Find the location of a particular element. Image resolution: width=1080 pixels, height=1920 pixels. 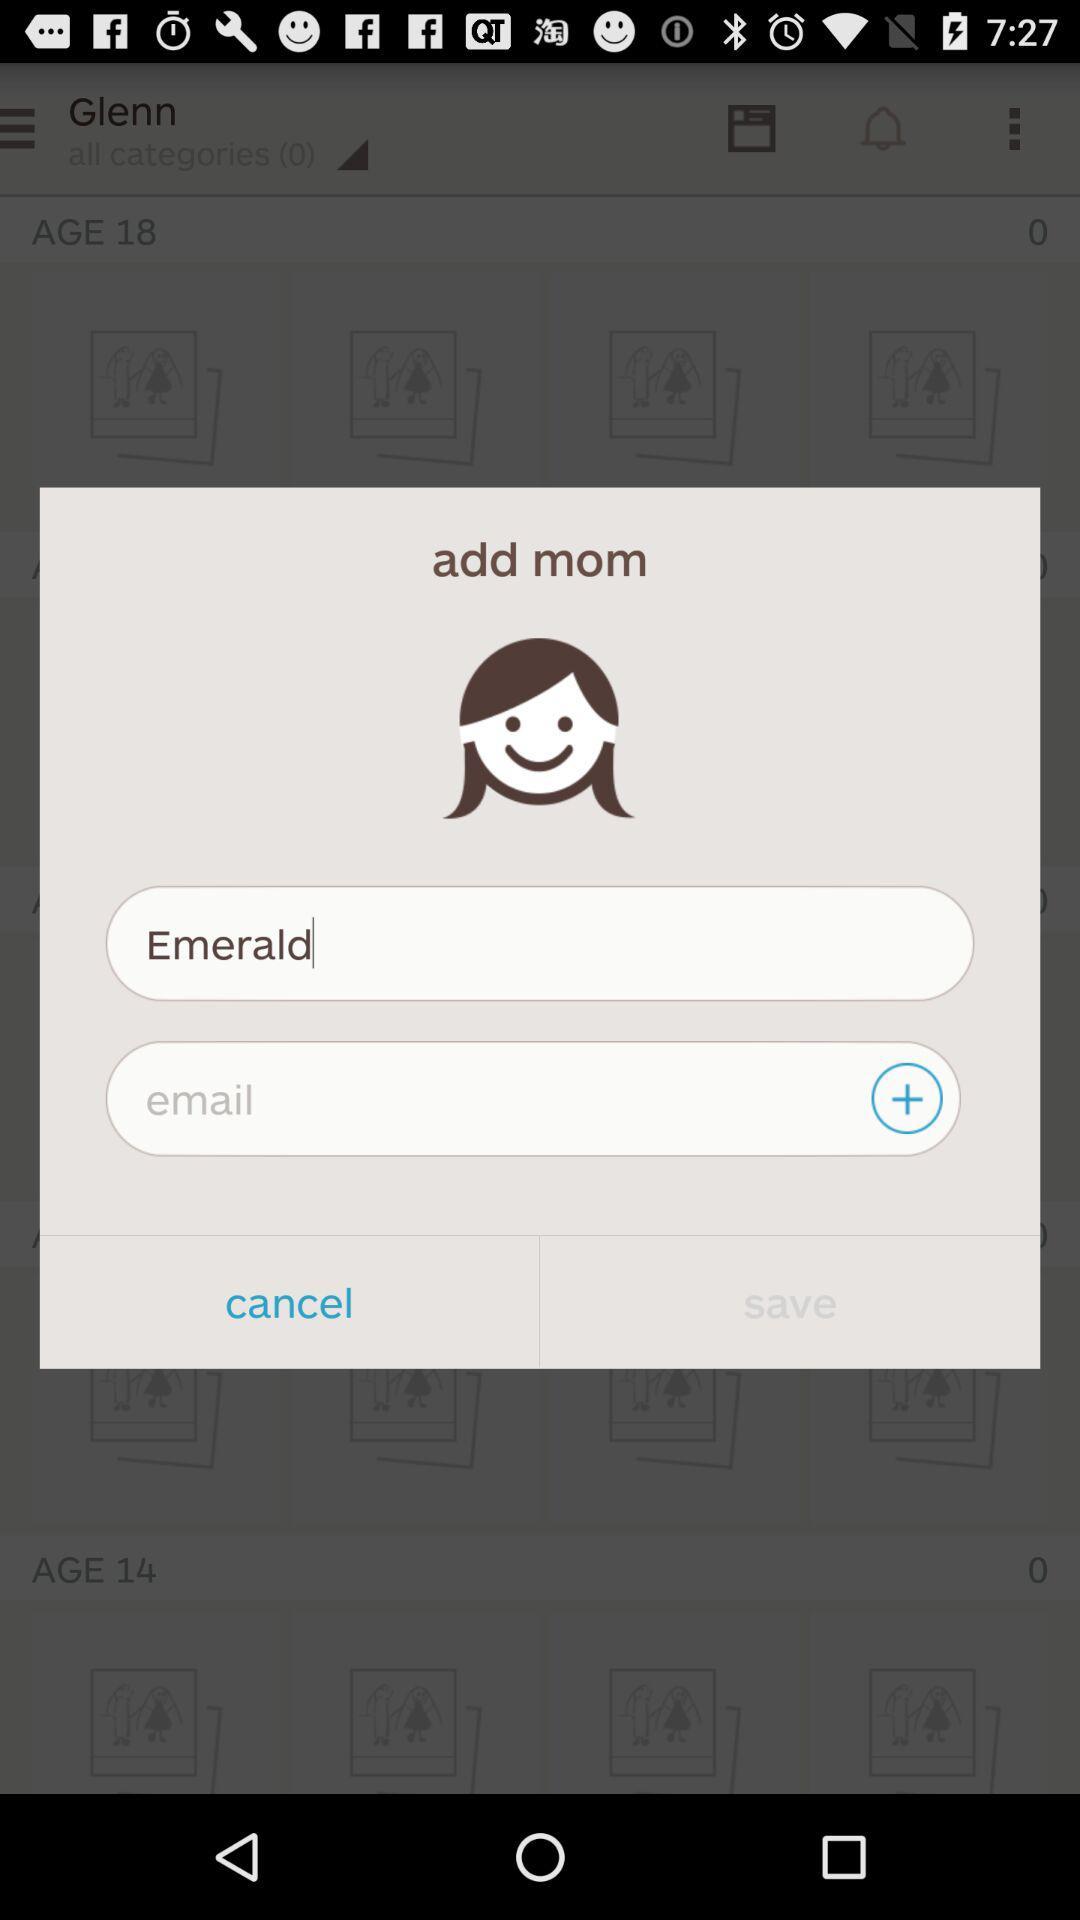

the icon next to the cancel is located at coordinates (789, 1301).